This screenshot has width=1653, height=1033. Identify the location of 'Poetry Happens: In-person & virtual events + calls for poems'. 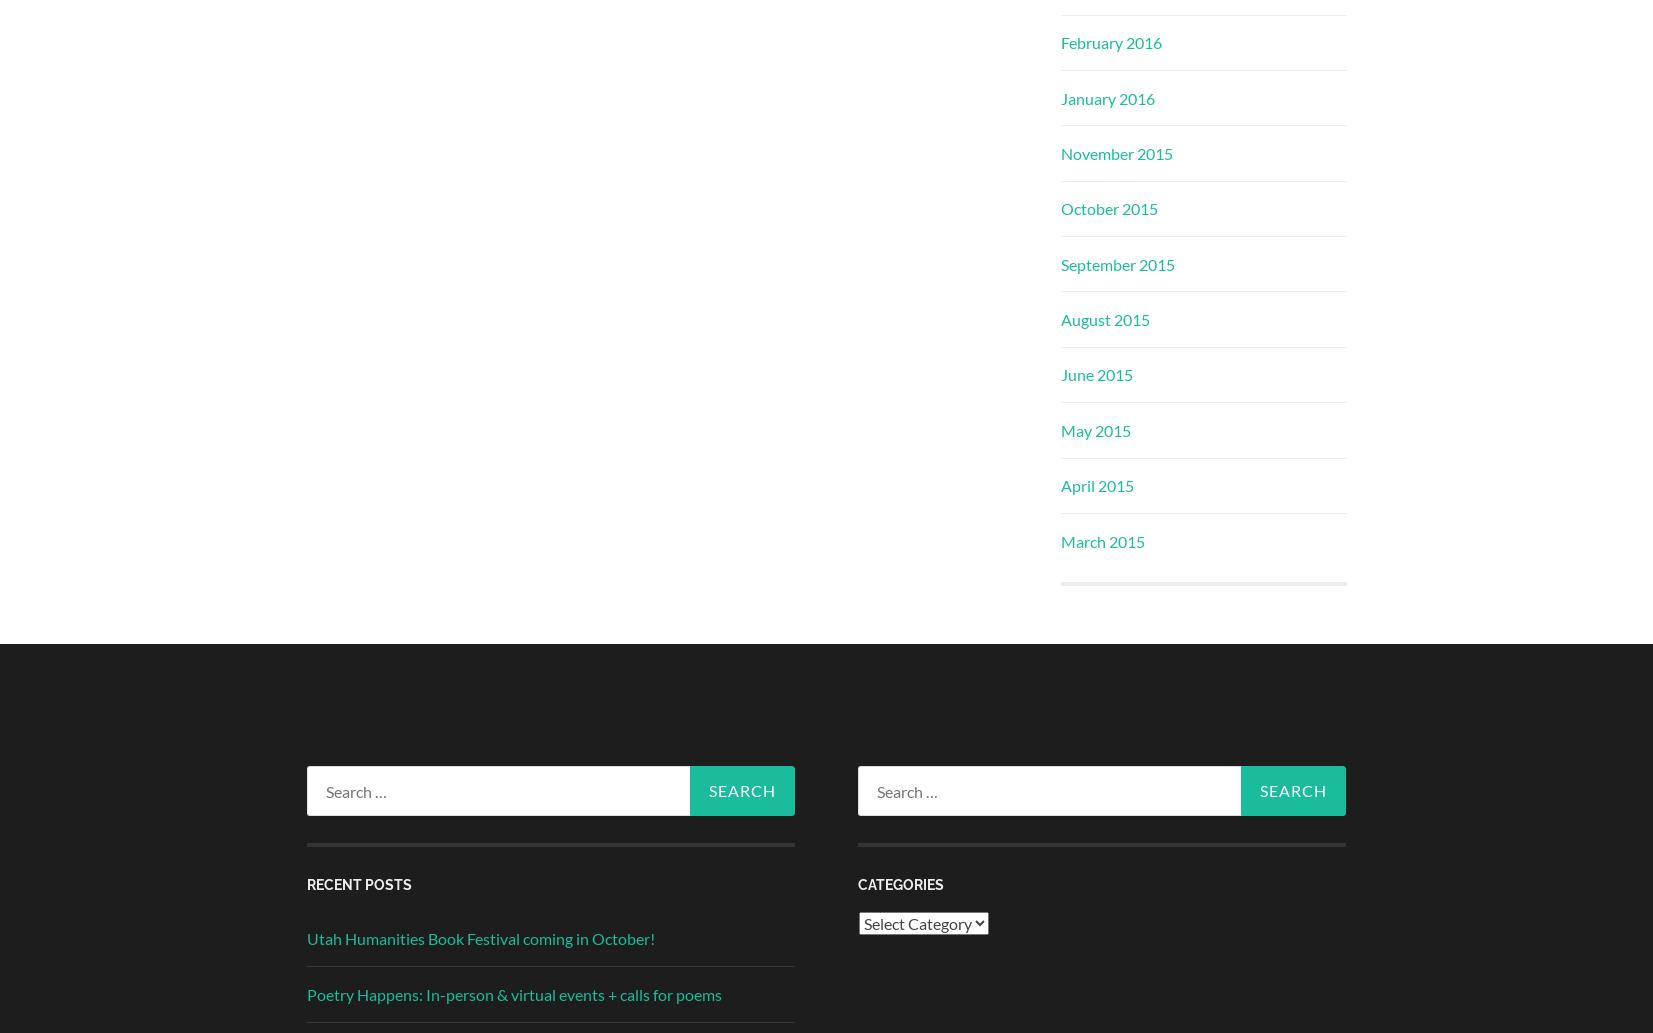
(512, 992).